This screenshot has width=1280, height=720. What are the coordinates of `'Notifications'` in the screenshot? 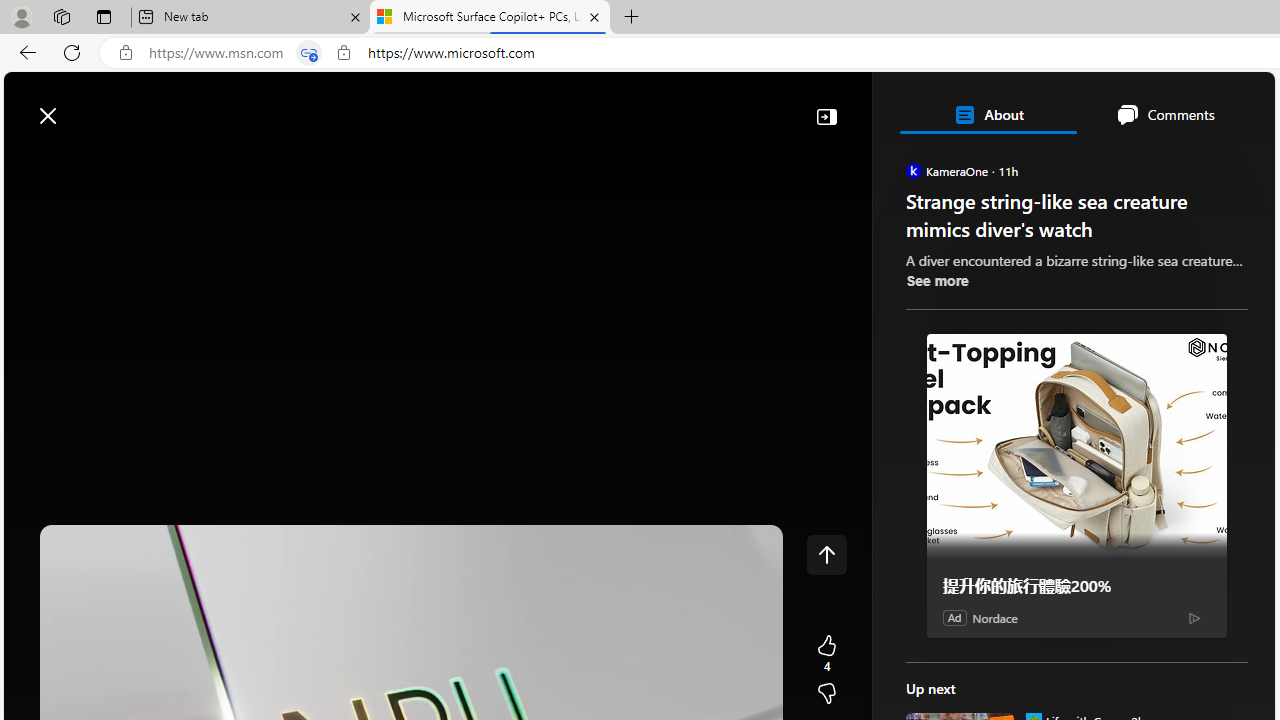 It's located at (1191, 105).